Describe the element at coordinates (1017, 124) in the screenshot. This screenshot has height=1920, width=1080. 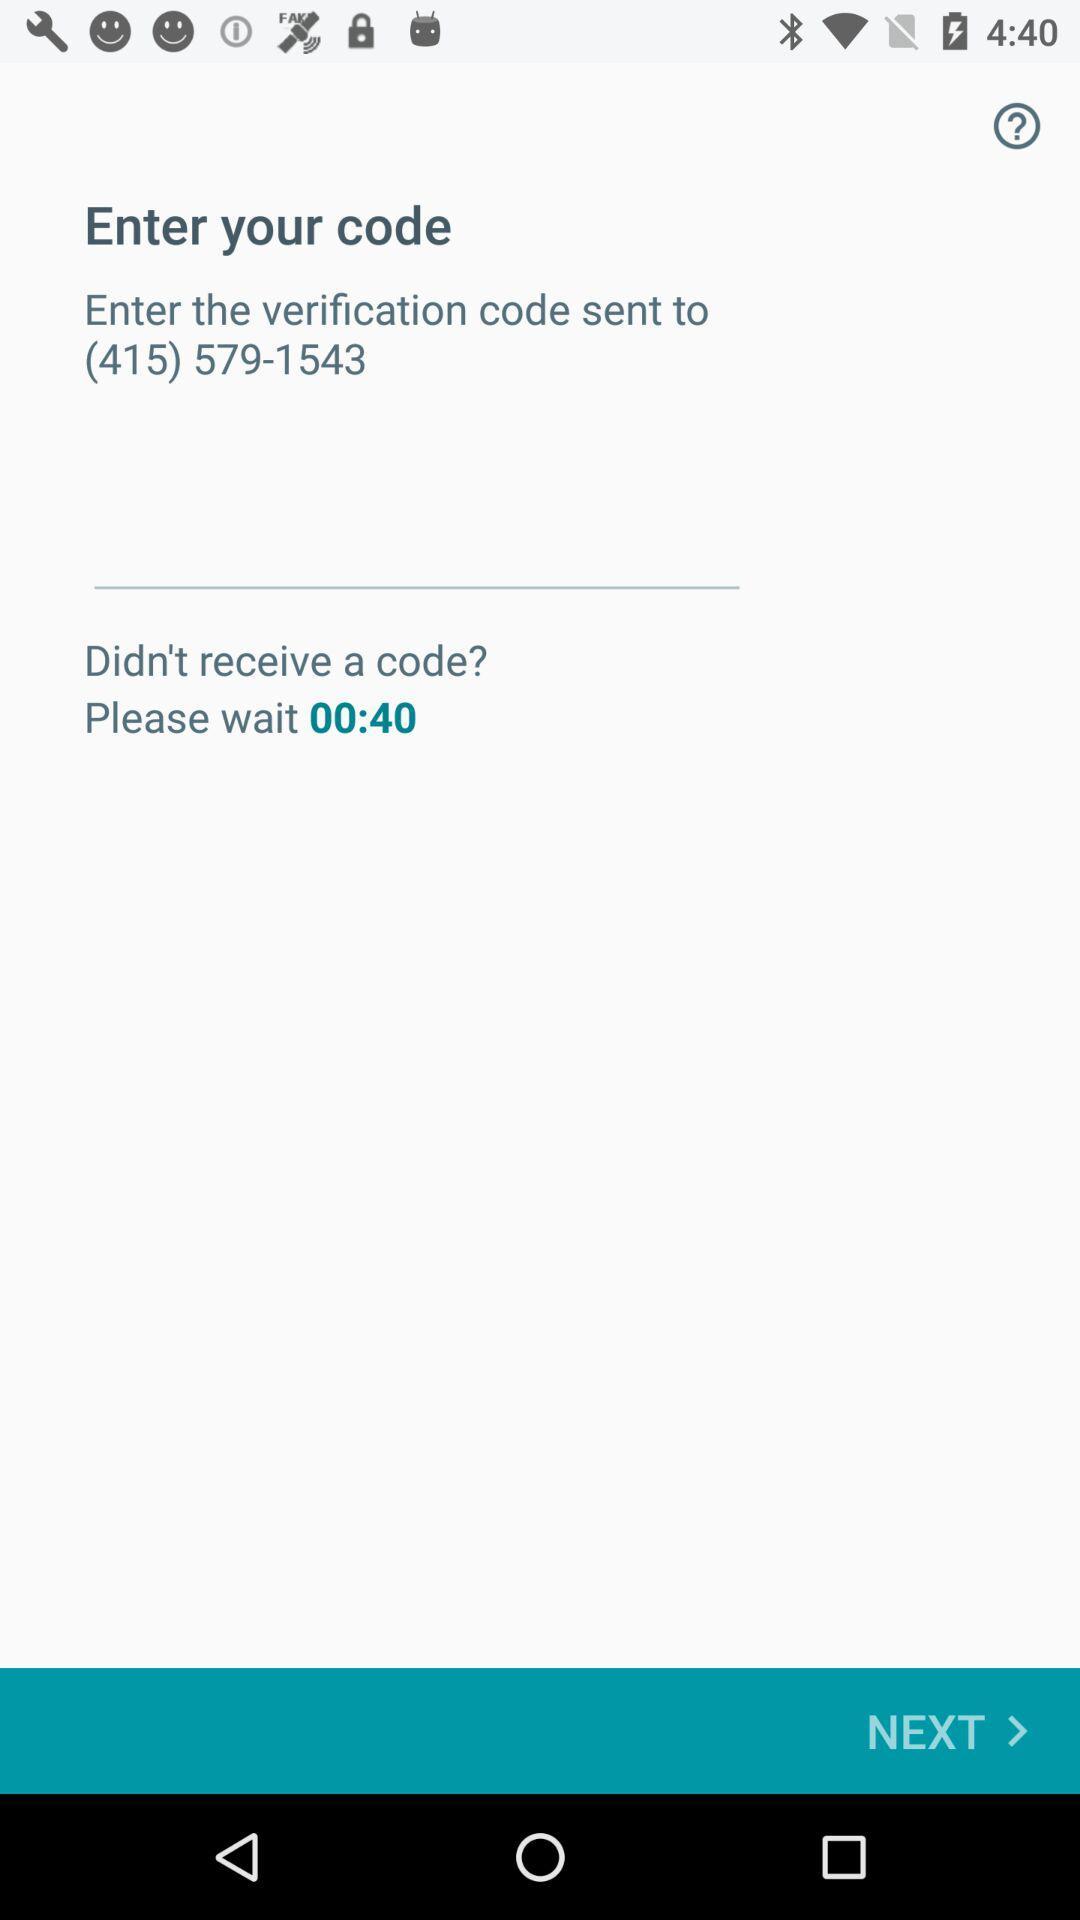
I see `item above next` at that location.